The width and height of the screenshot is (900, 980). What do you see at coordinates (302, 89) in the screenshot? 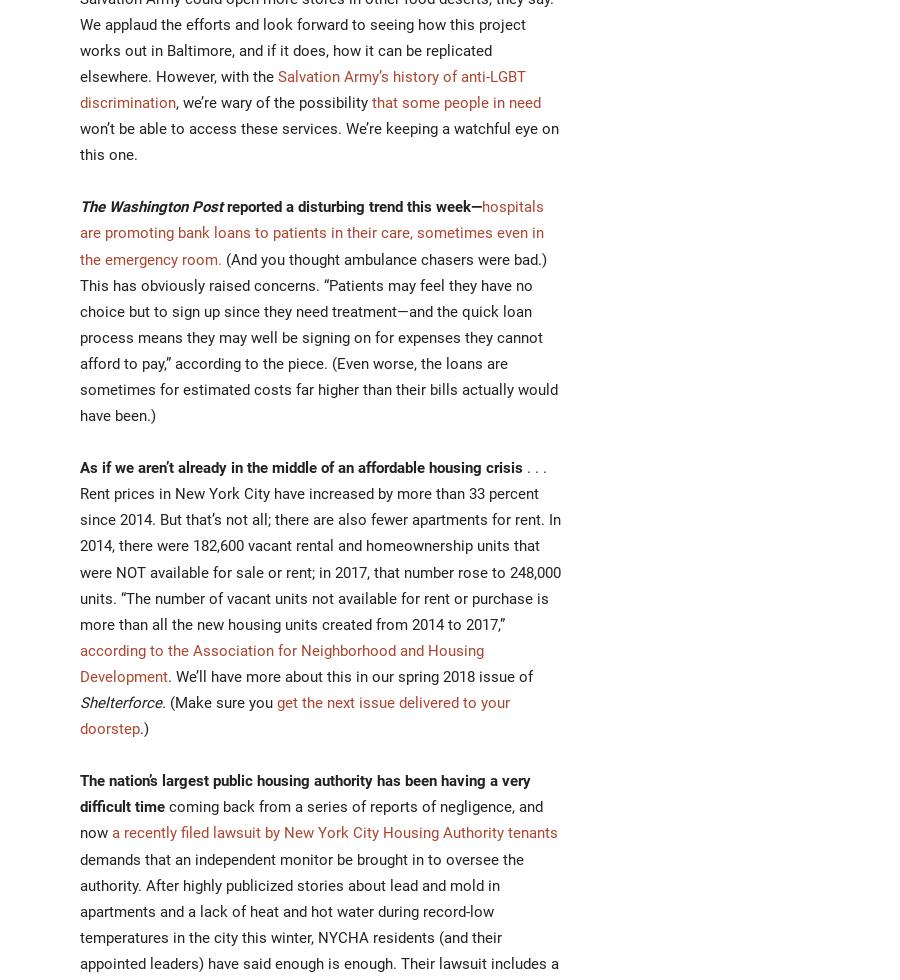
I see `'Salvation Army’s history of anti-LGBT discrimination'` at bounding box center [302, 89].